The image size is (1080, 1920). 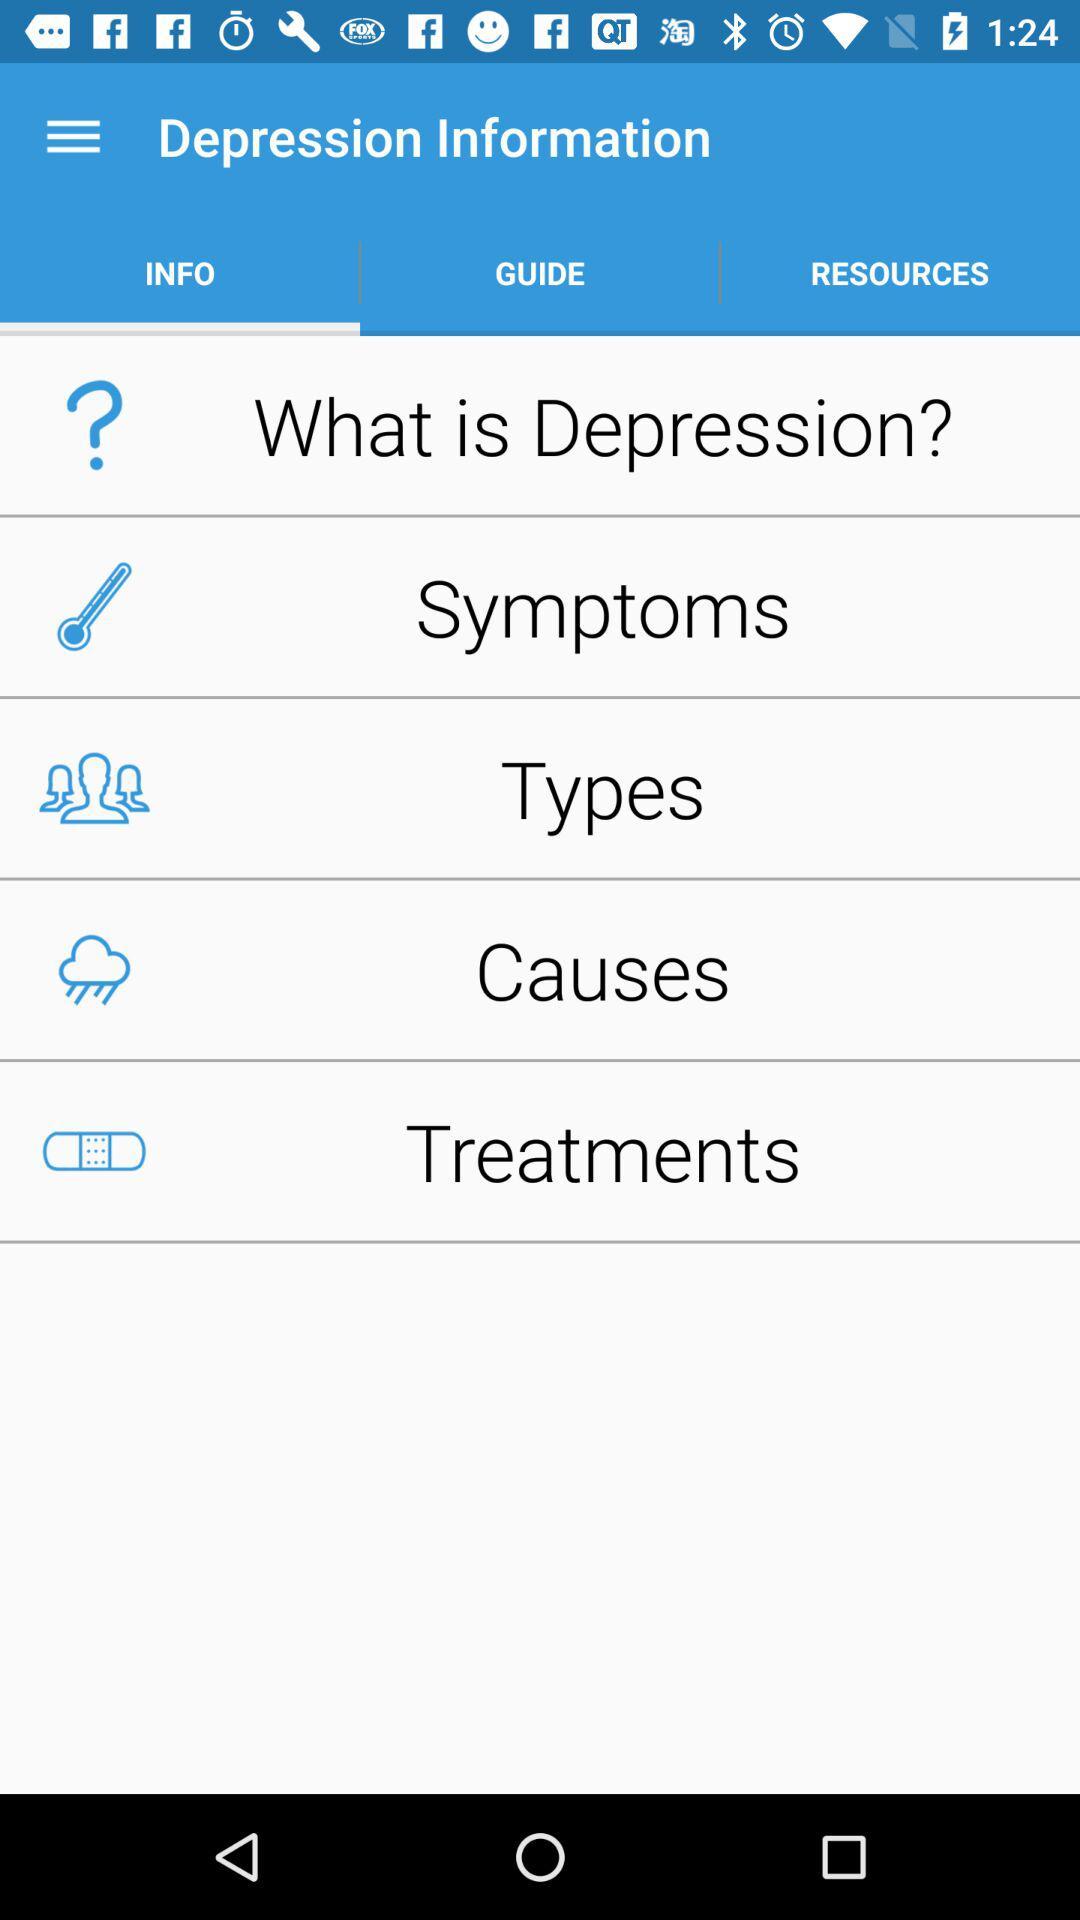 What do you see at coordinates (180, 272) in the screenshot?
I see `the info` at bounding box center [180, 272].